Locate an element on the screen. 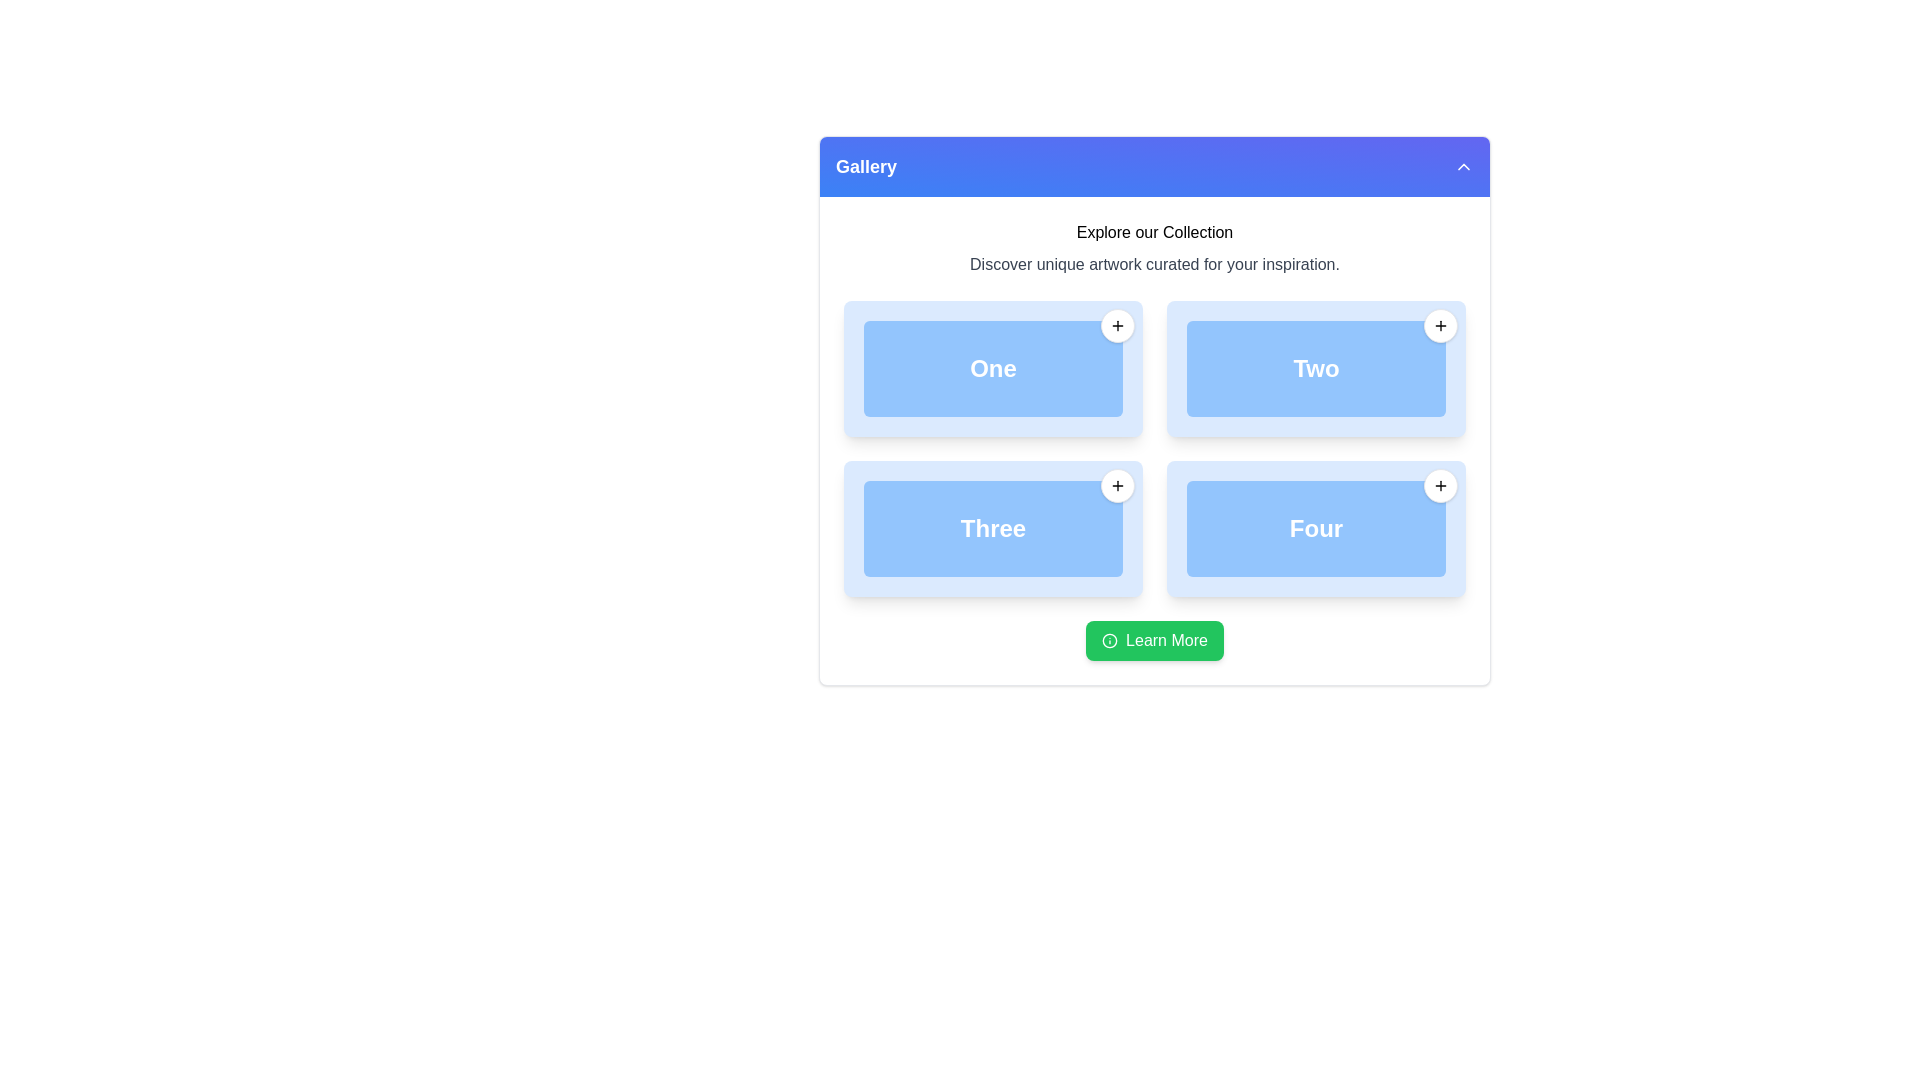 This screenshot has height=1080, width=1920. the 'Four' card element in the second row and second column of the grid is located at coordinates (1316, 527).